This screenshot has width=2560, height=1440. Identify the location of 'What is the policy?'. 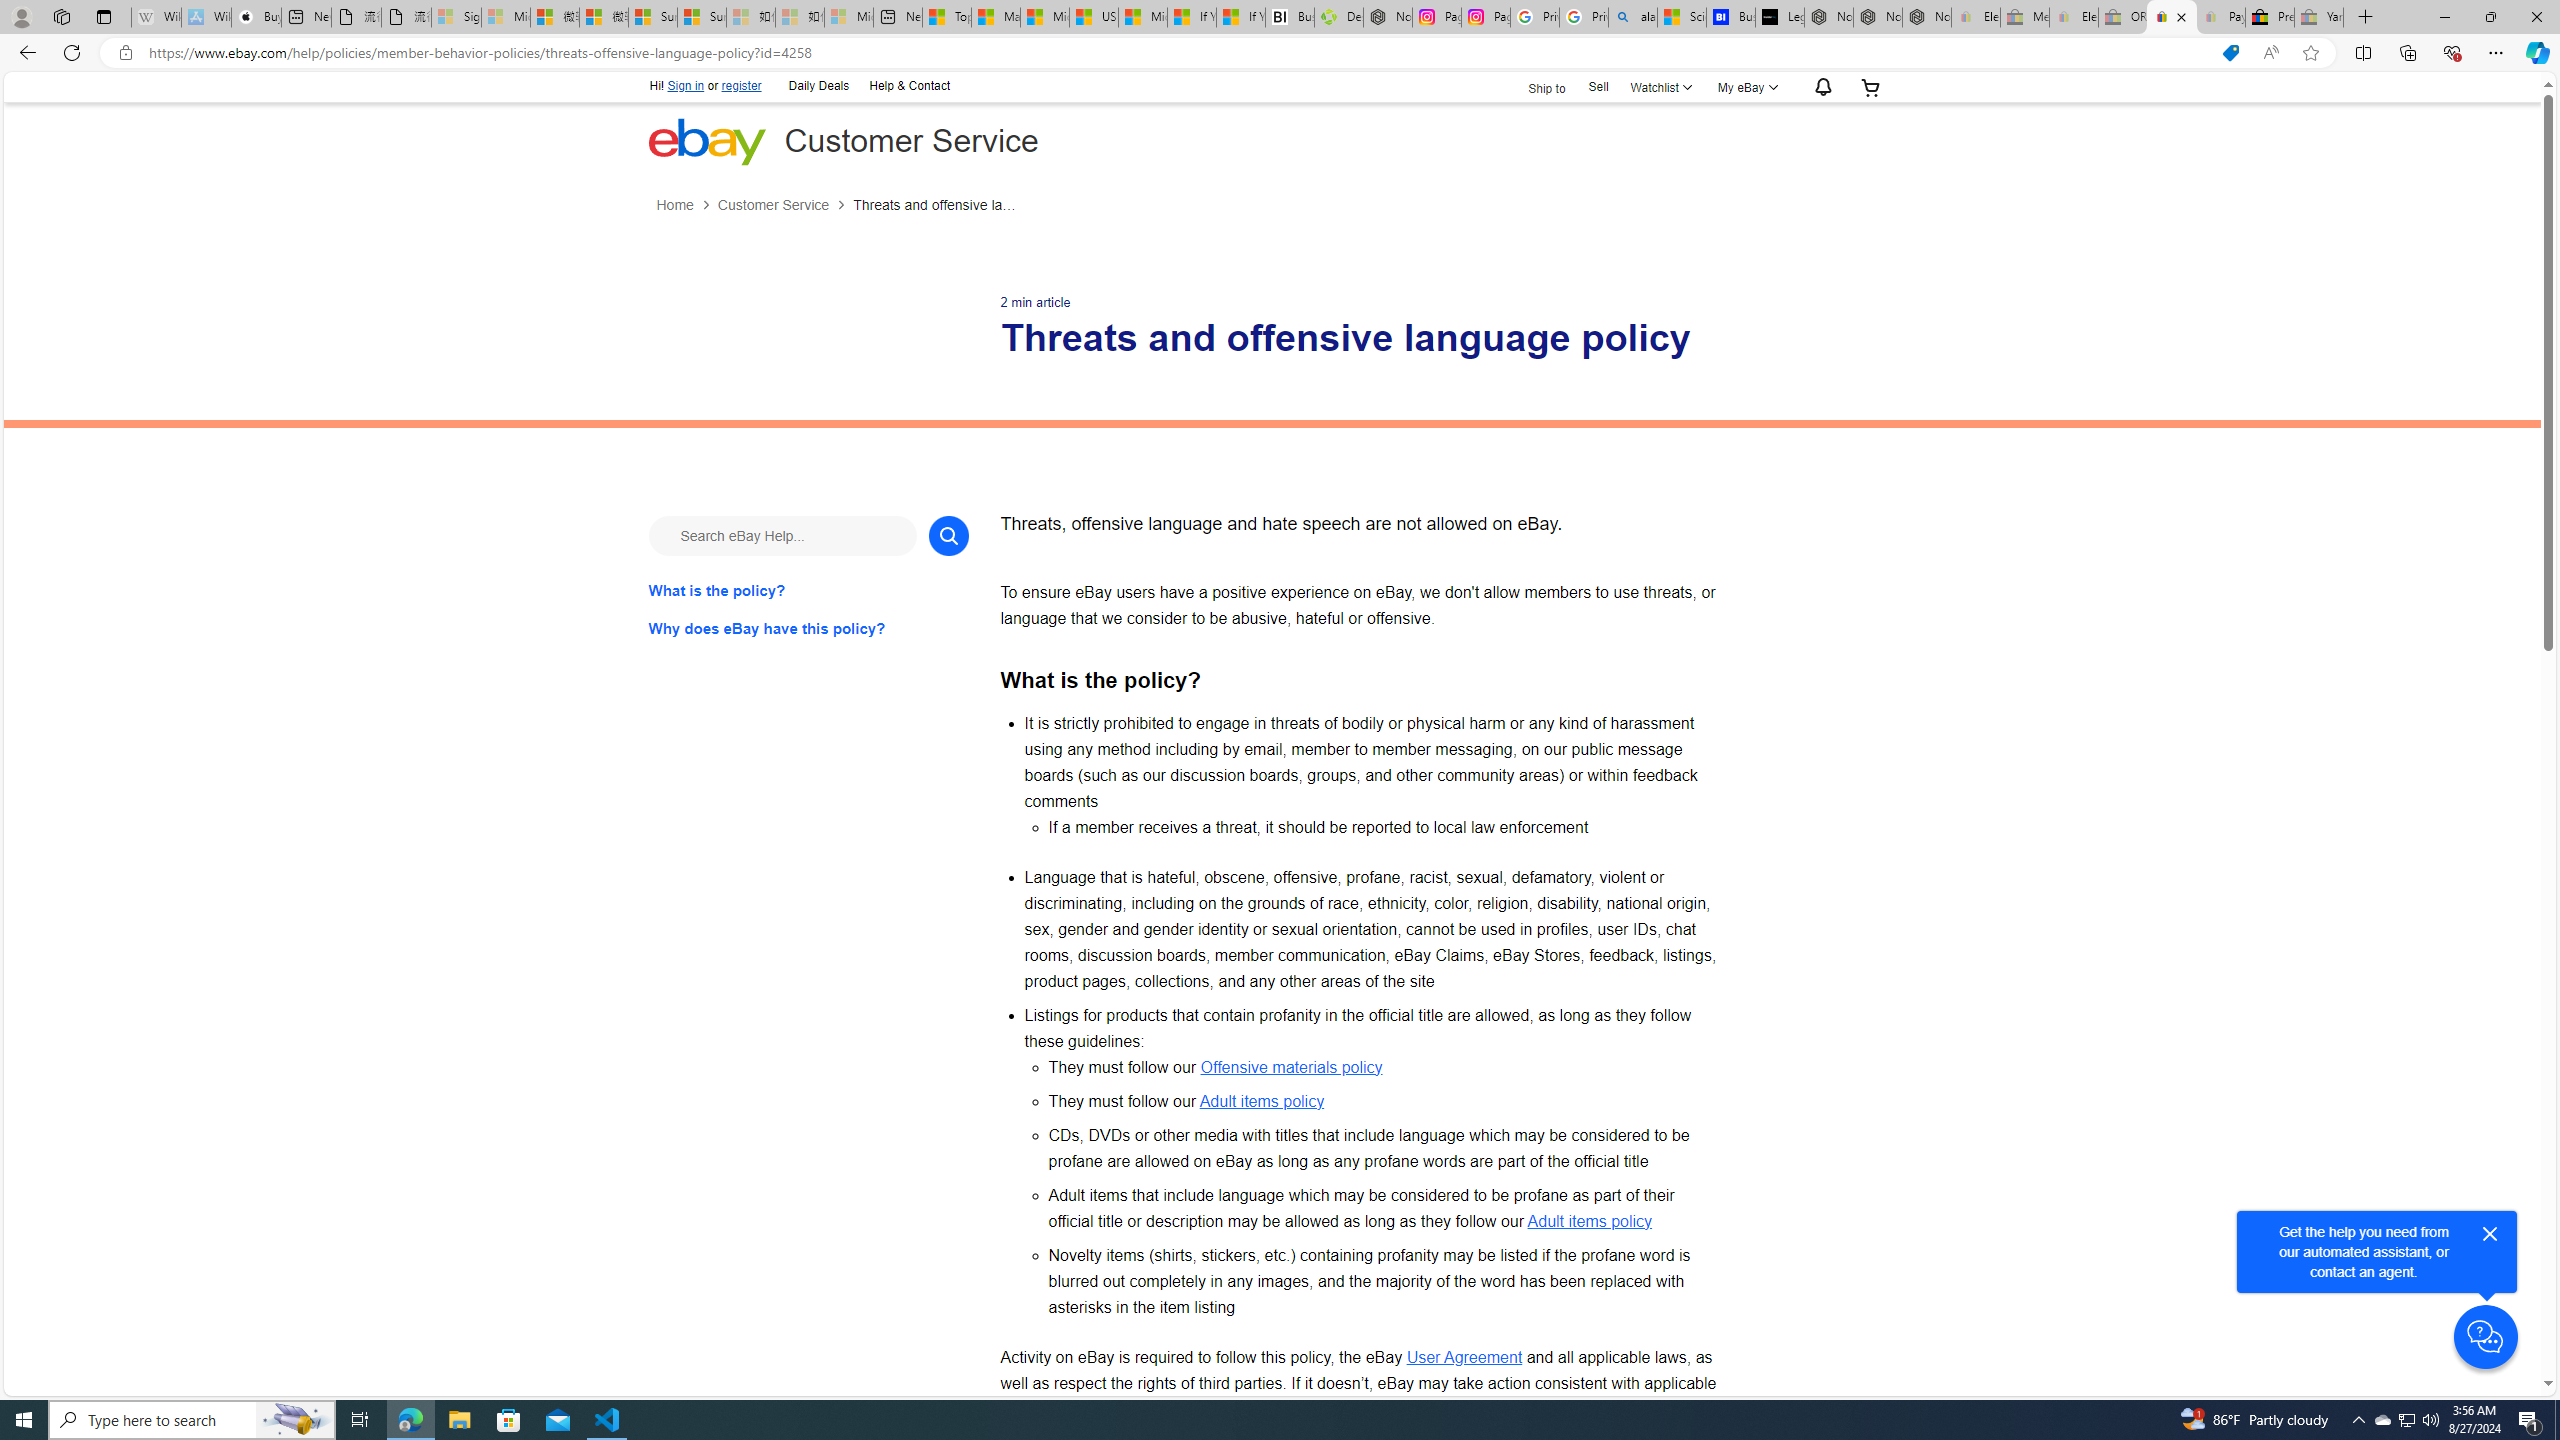
(807, 589).